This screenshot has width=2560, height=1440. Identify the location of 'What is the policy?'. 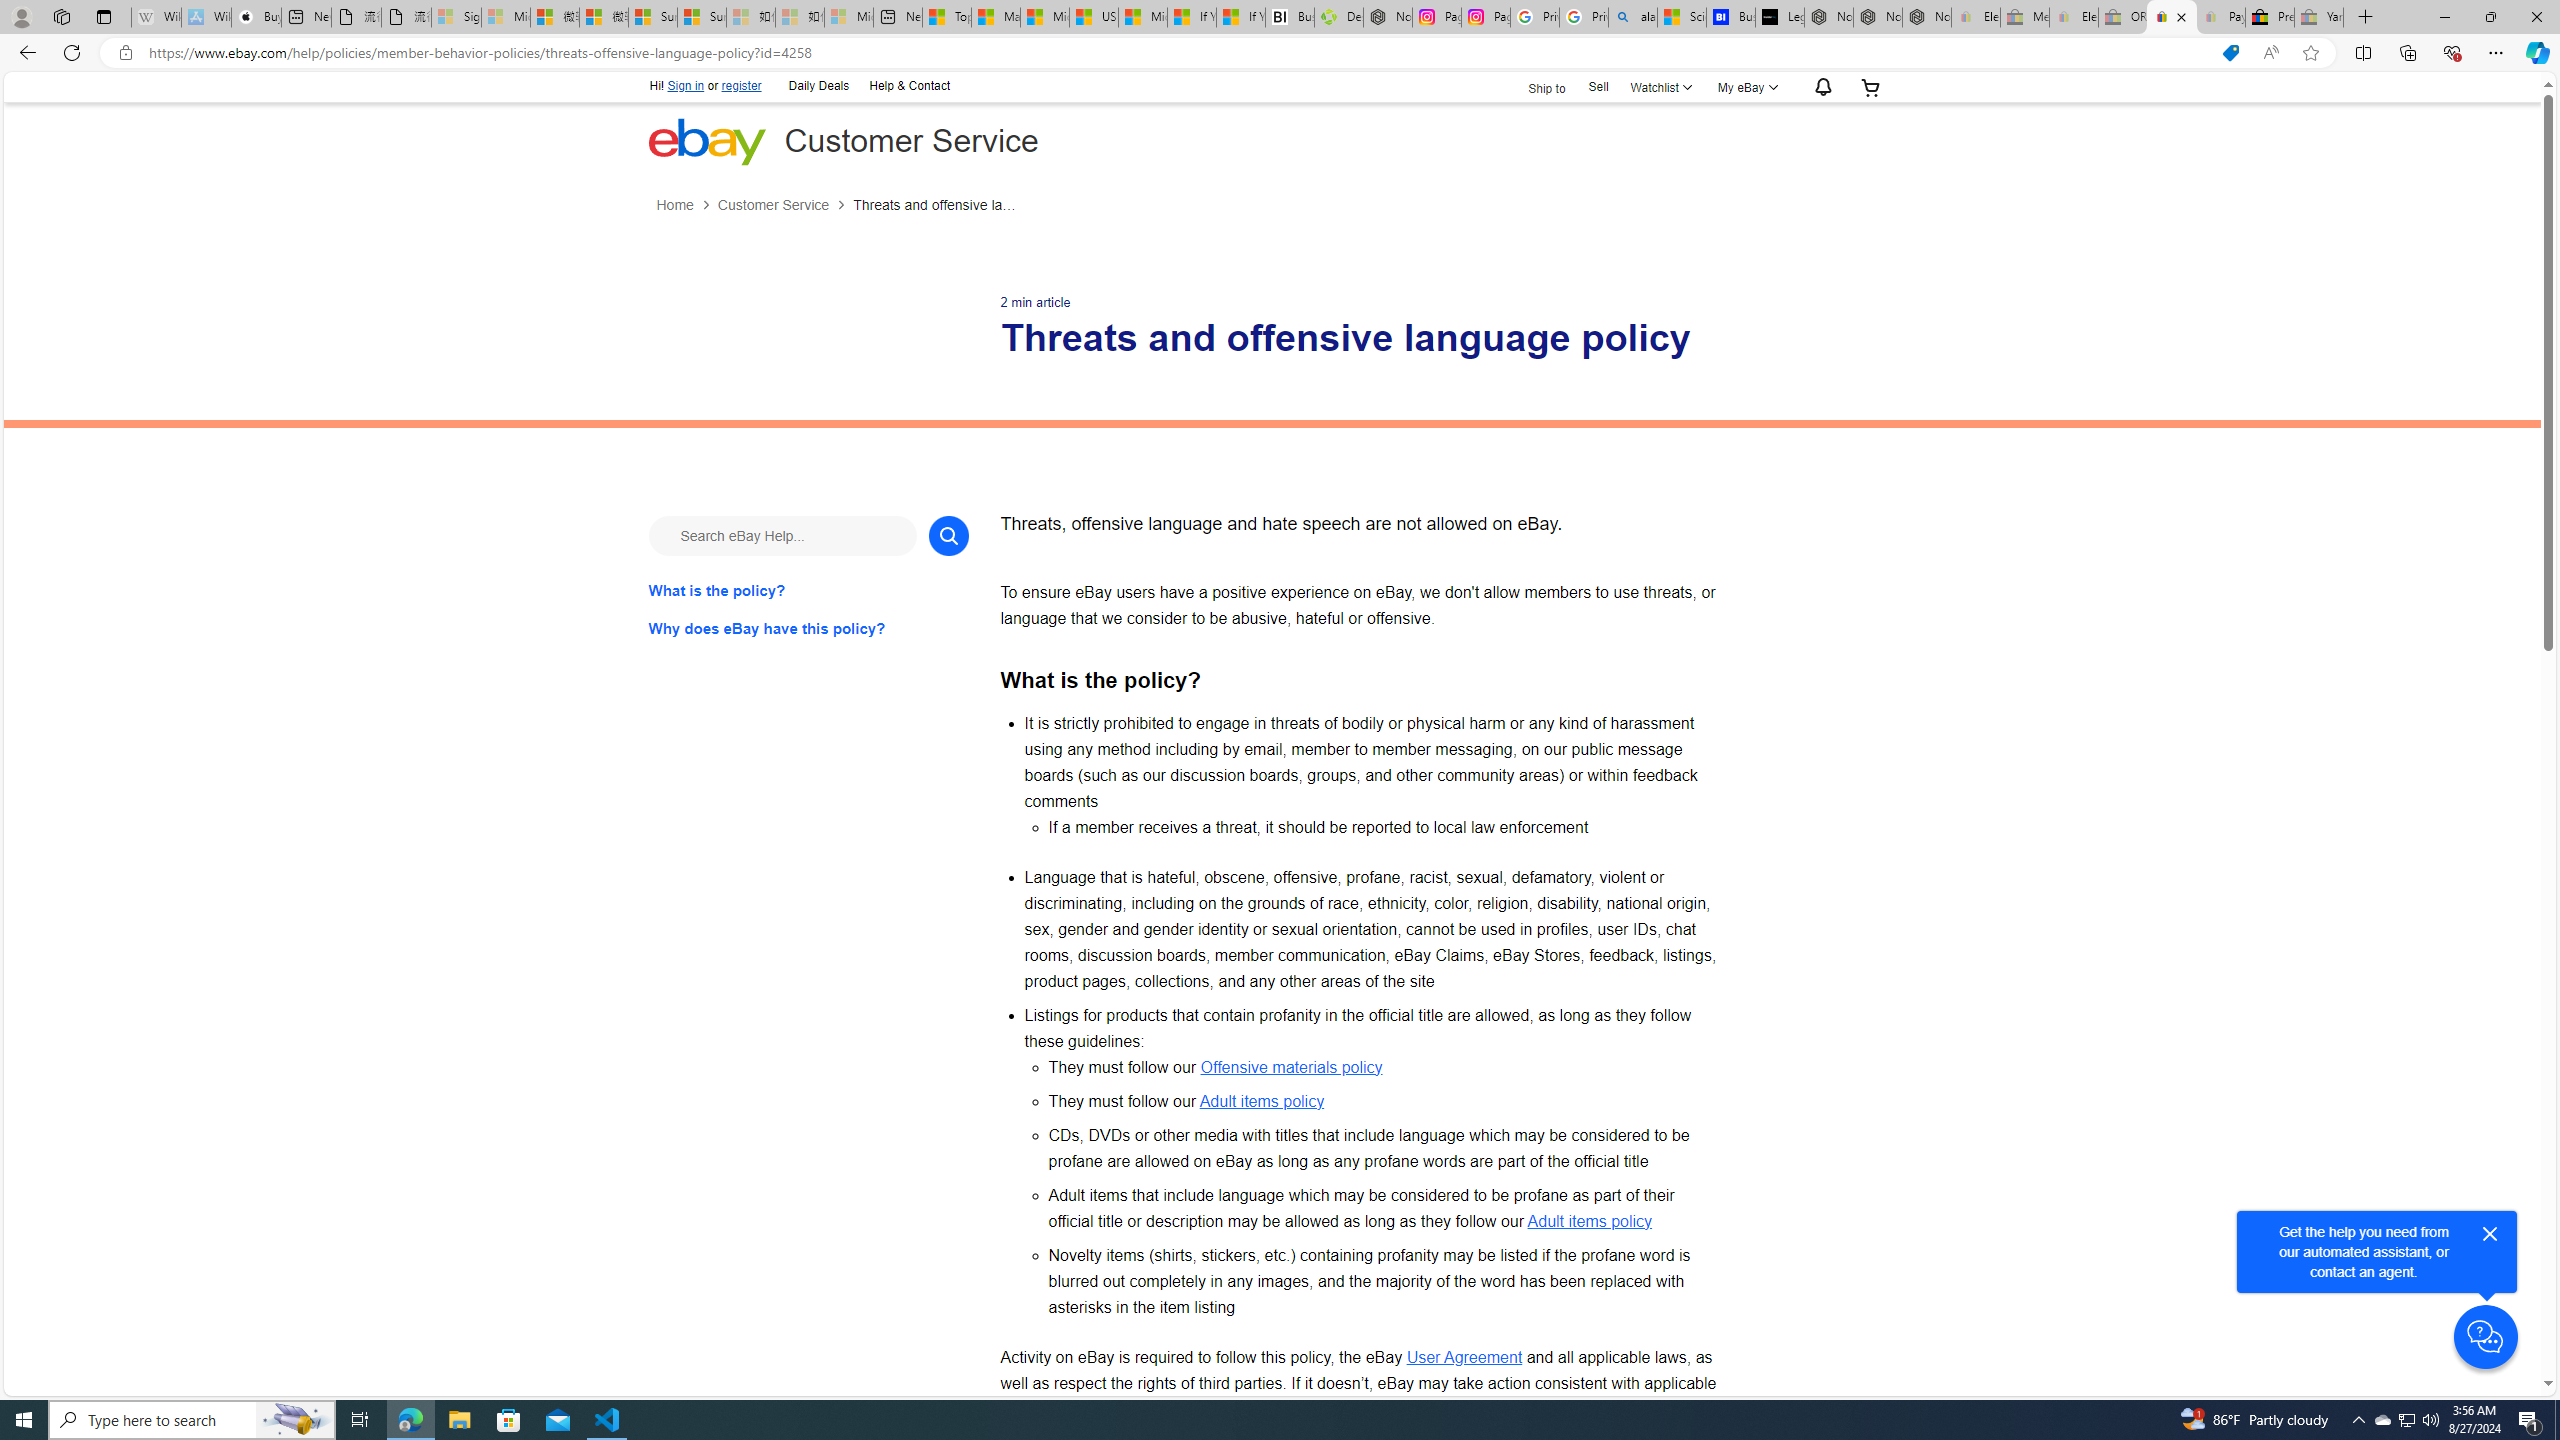
(807, 589).